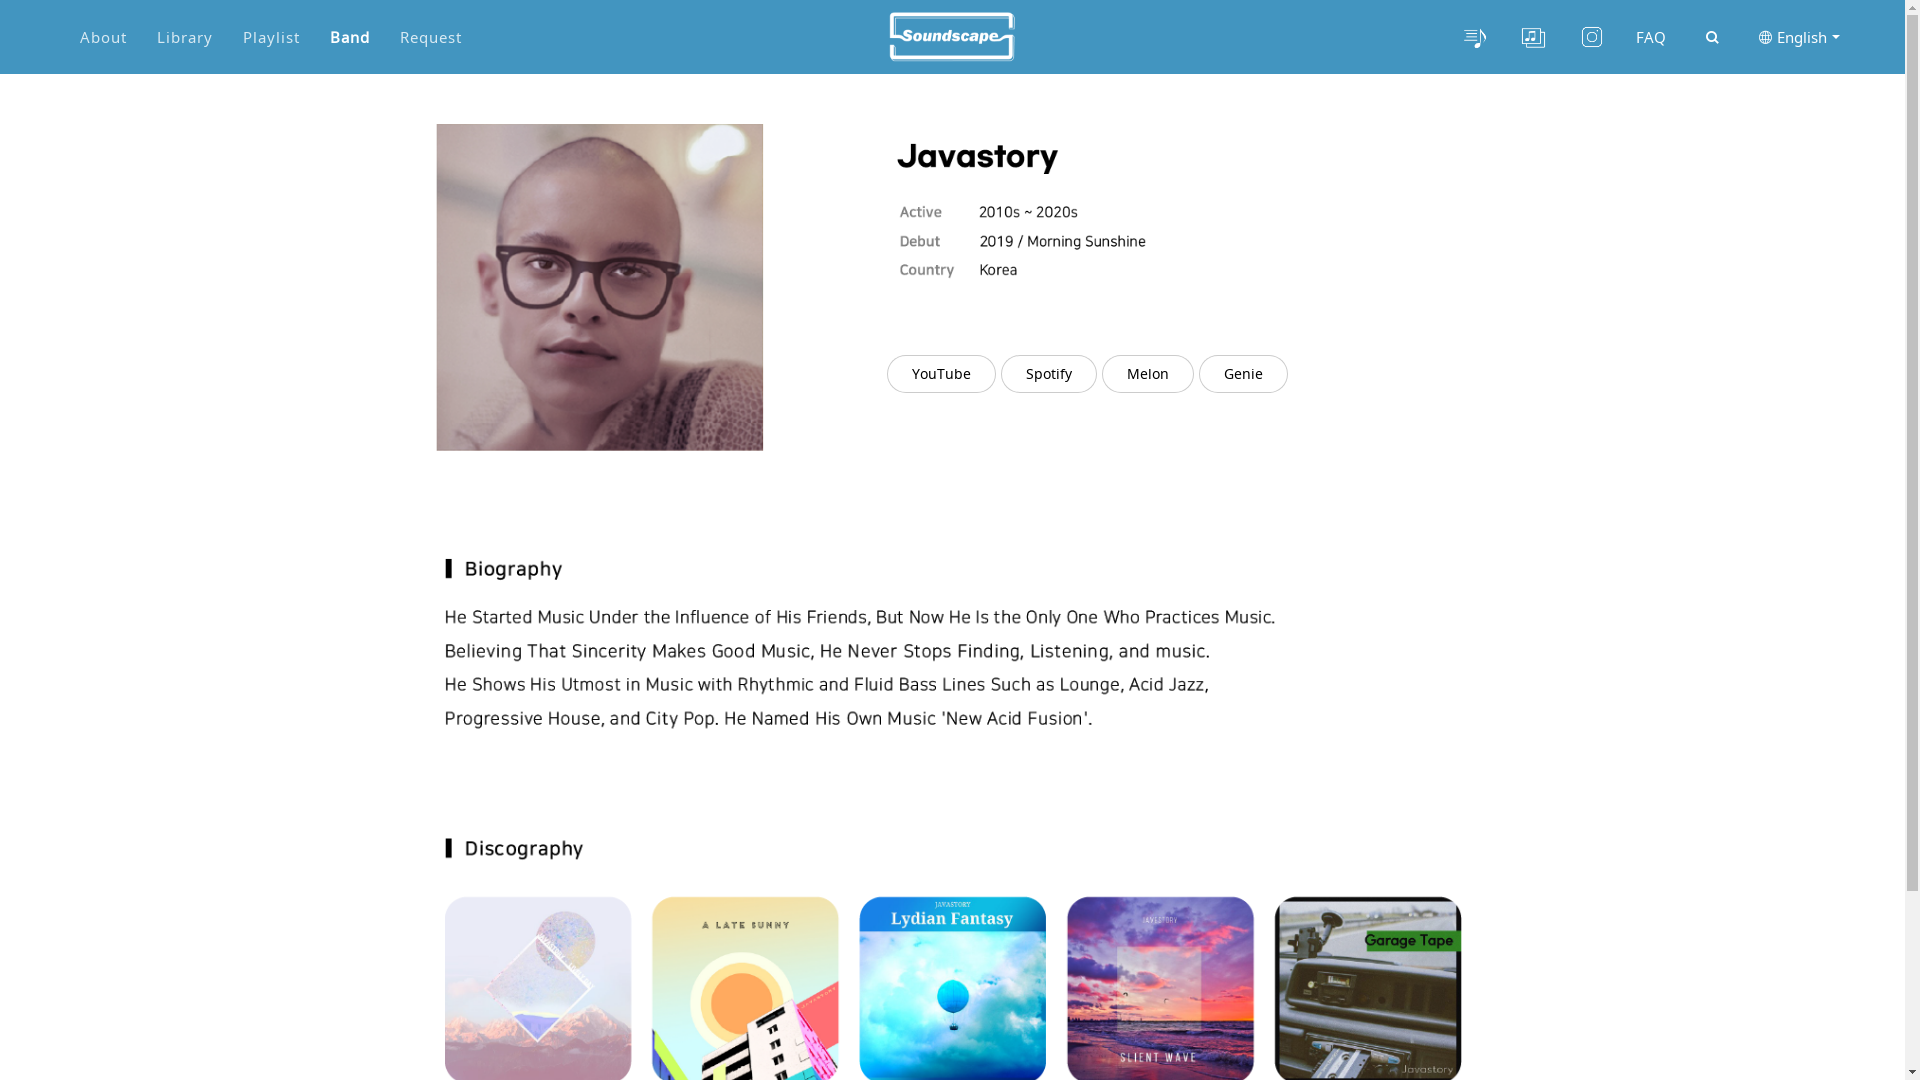  I want to click on 'Library', so click(185, 37).